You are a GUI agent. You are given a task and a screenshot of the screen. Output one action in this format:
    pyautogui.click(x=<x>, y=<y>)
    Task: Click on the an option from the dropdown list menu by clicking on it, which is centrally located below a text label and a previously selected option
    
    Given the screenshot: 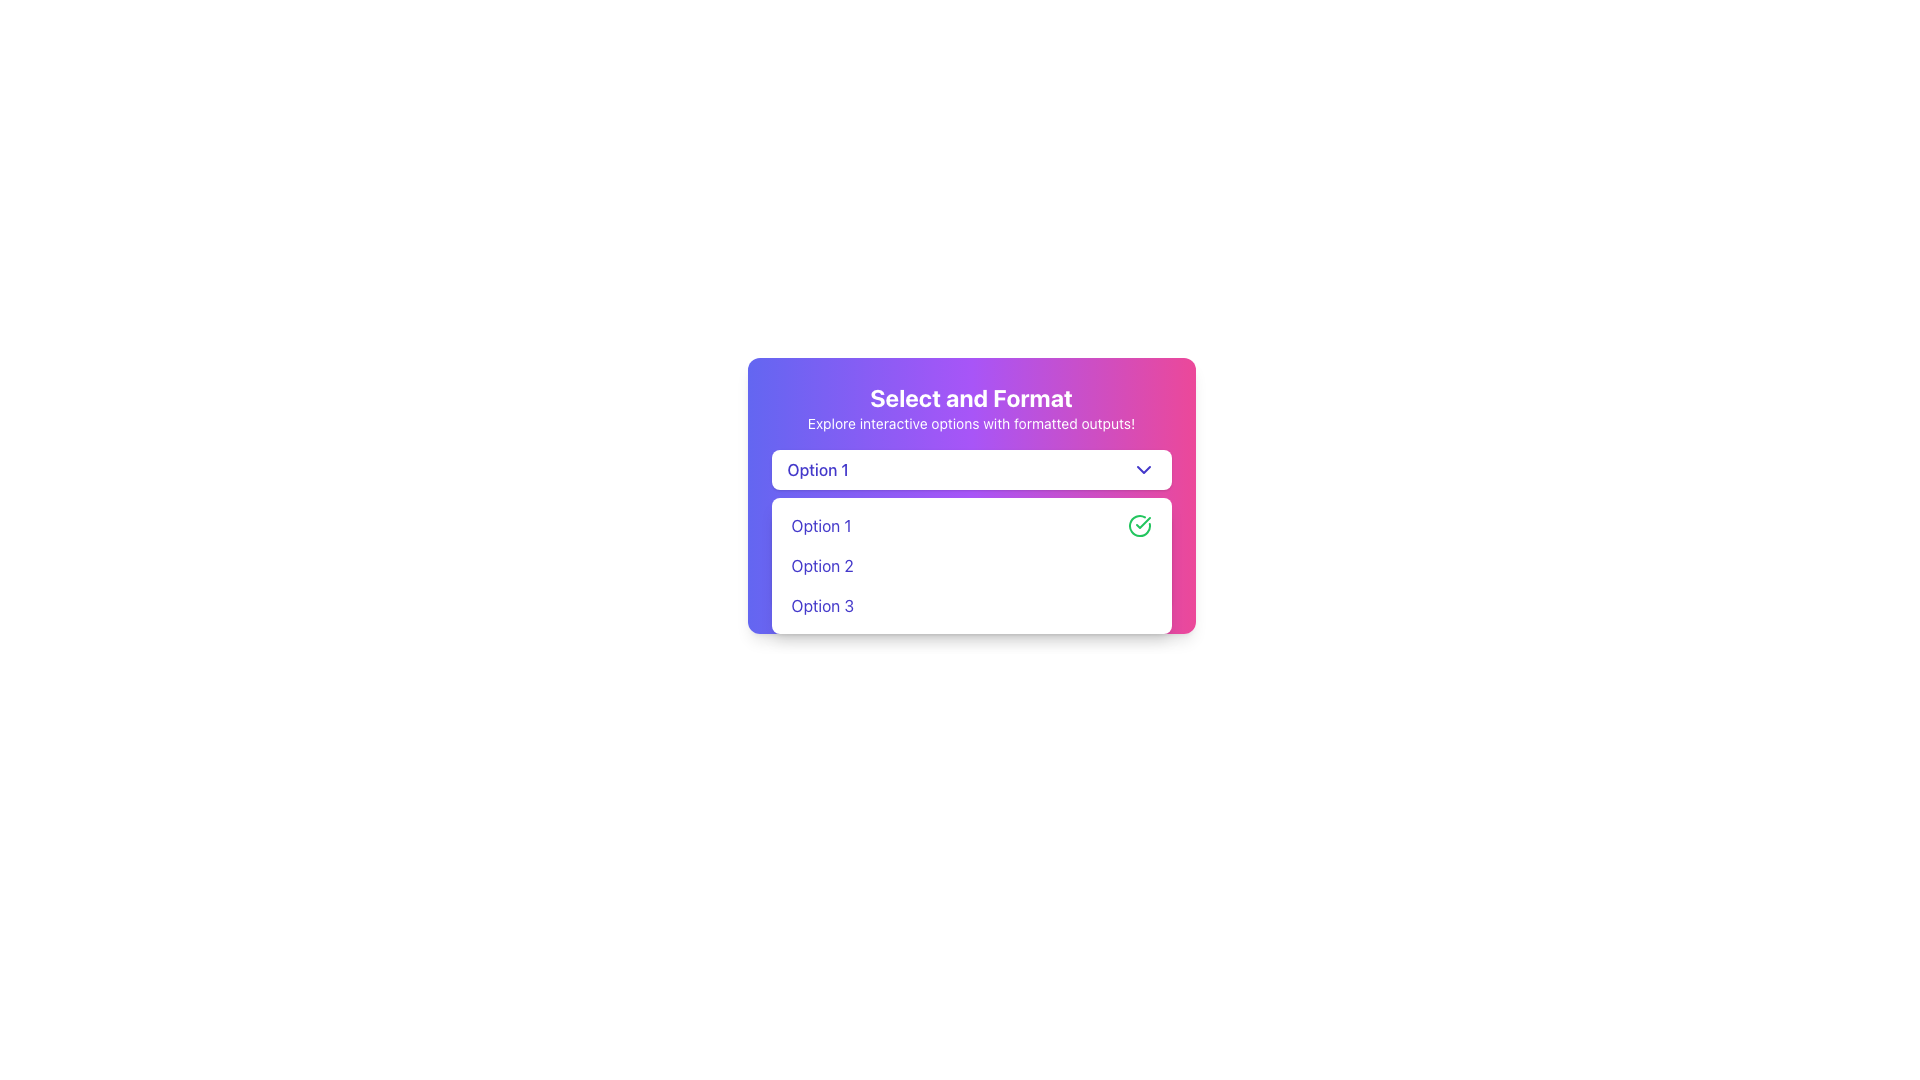 What is the action you would take?
    pyautogui.click(x=971, y=566)
    